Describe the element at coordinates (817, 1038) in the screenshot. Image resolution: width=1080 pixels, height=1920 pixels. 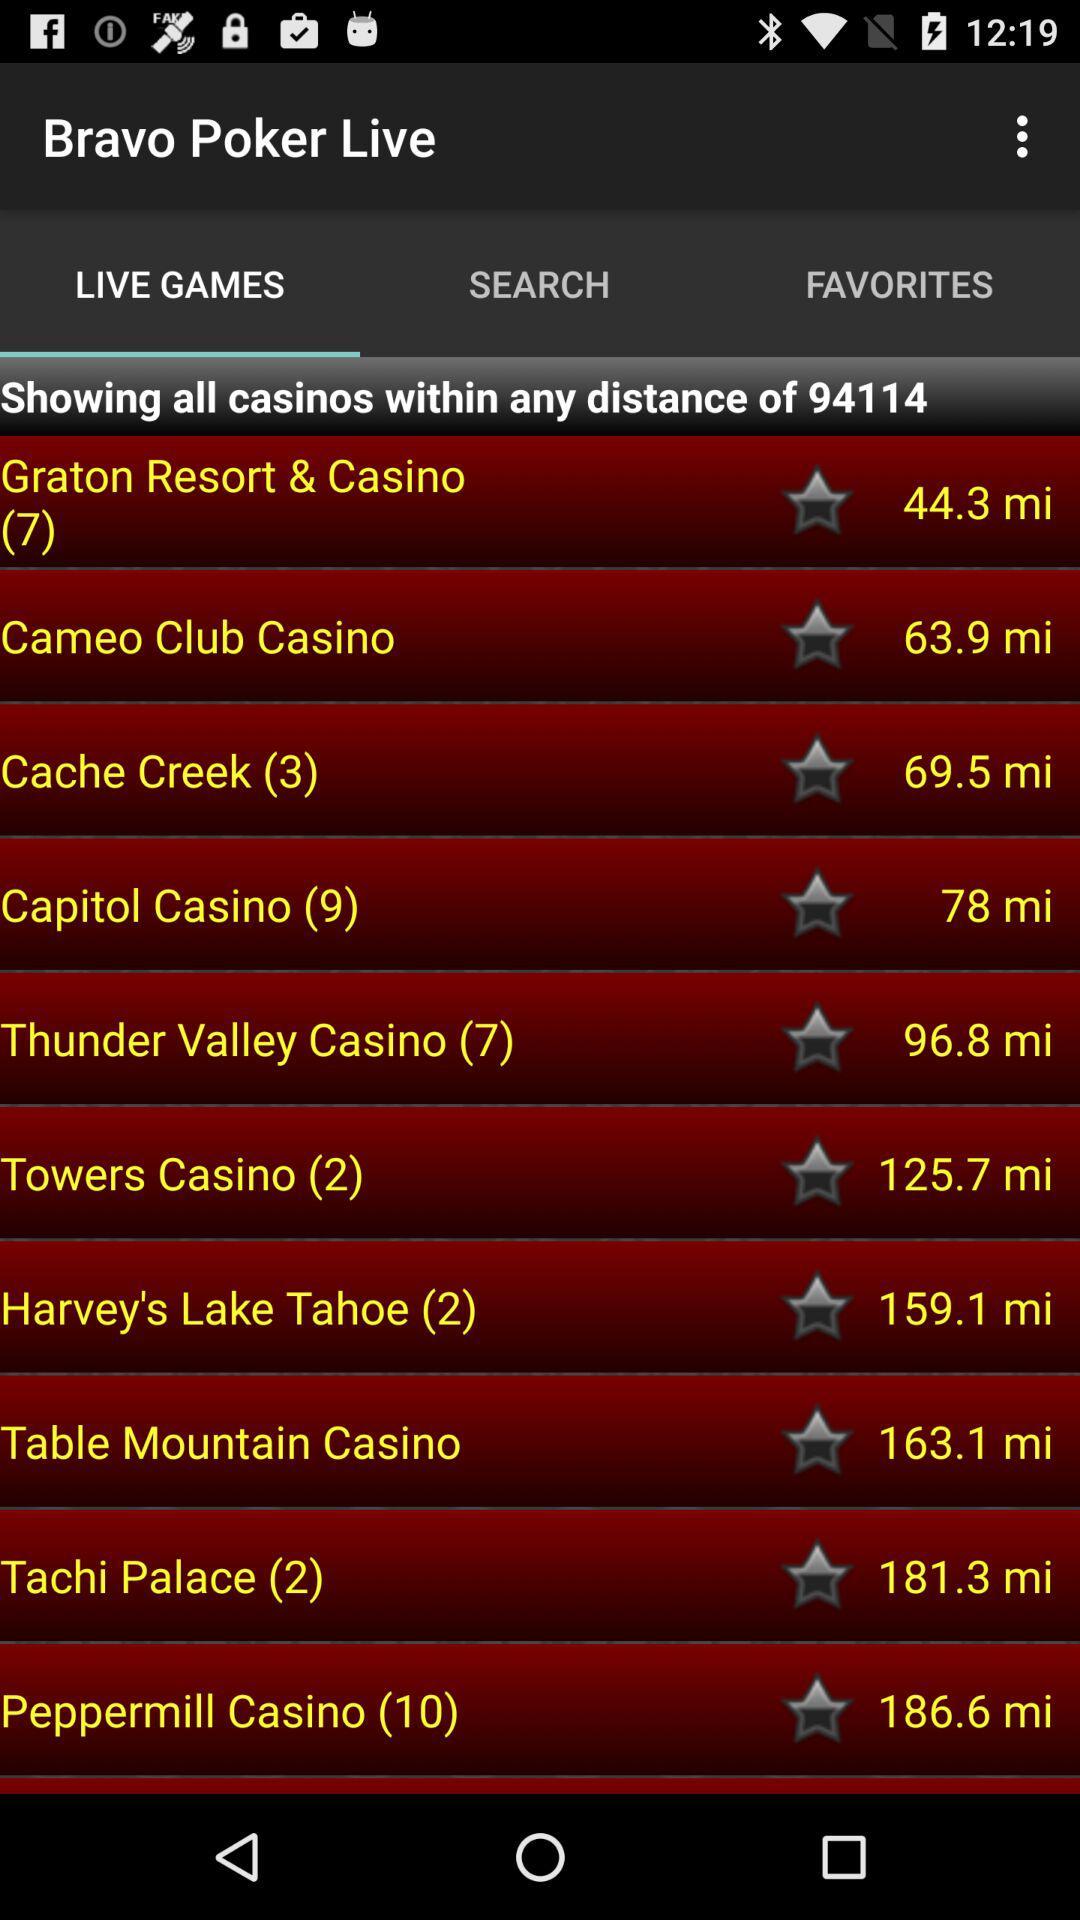
I see `choose it` at that location.